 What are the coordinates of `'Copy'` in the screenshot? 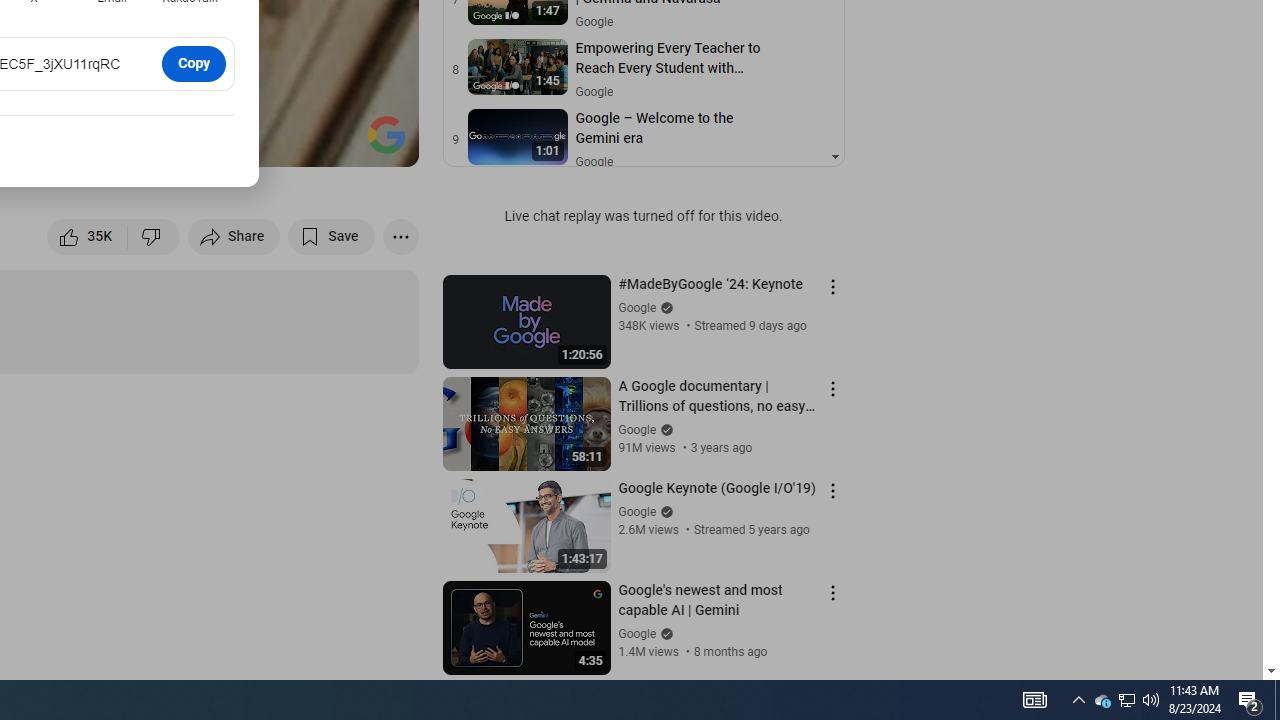 It's located at (194, 62).